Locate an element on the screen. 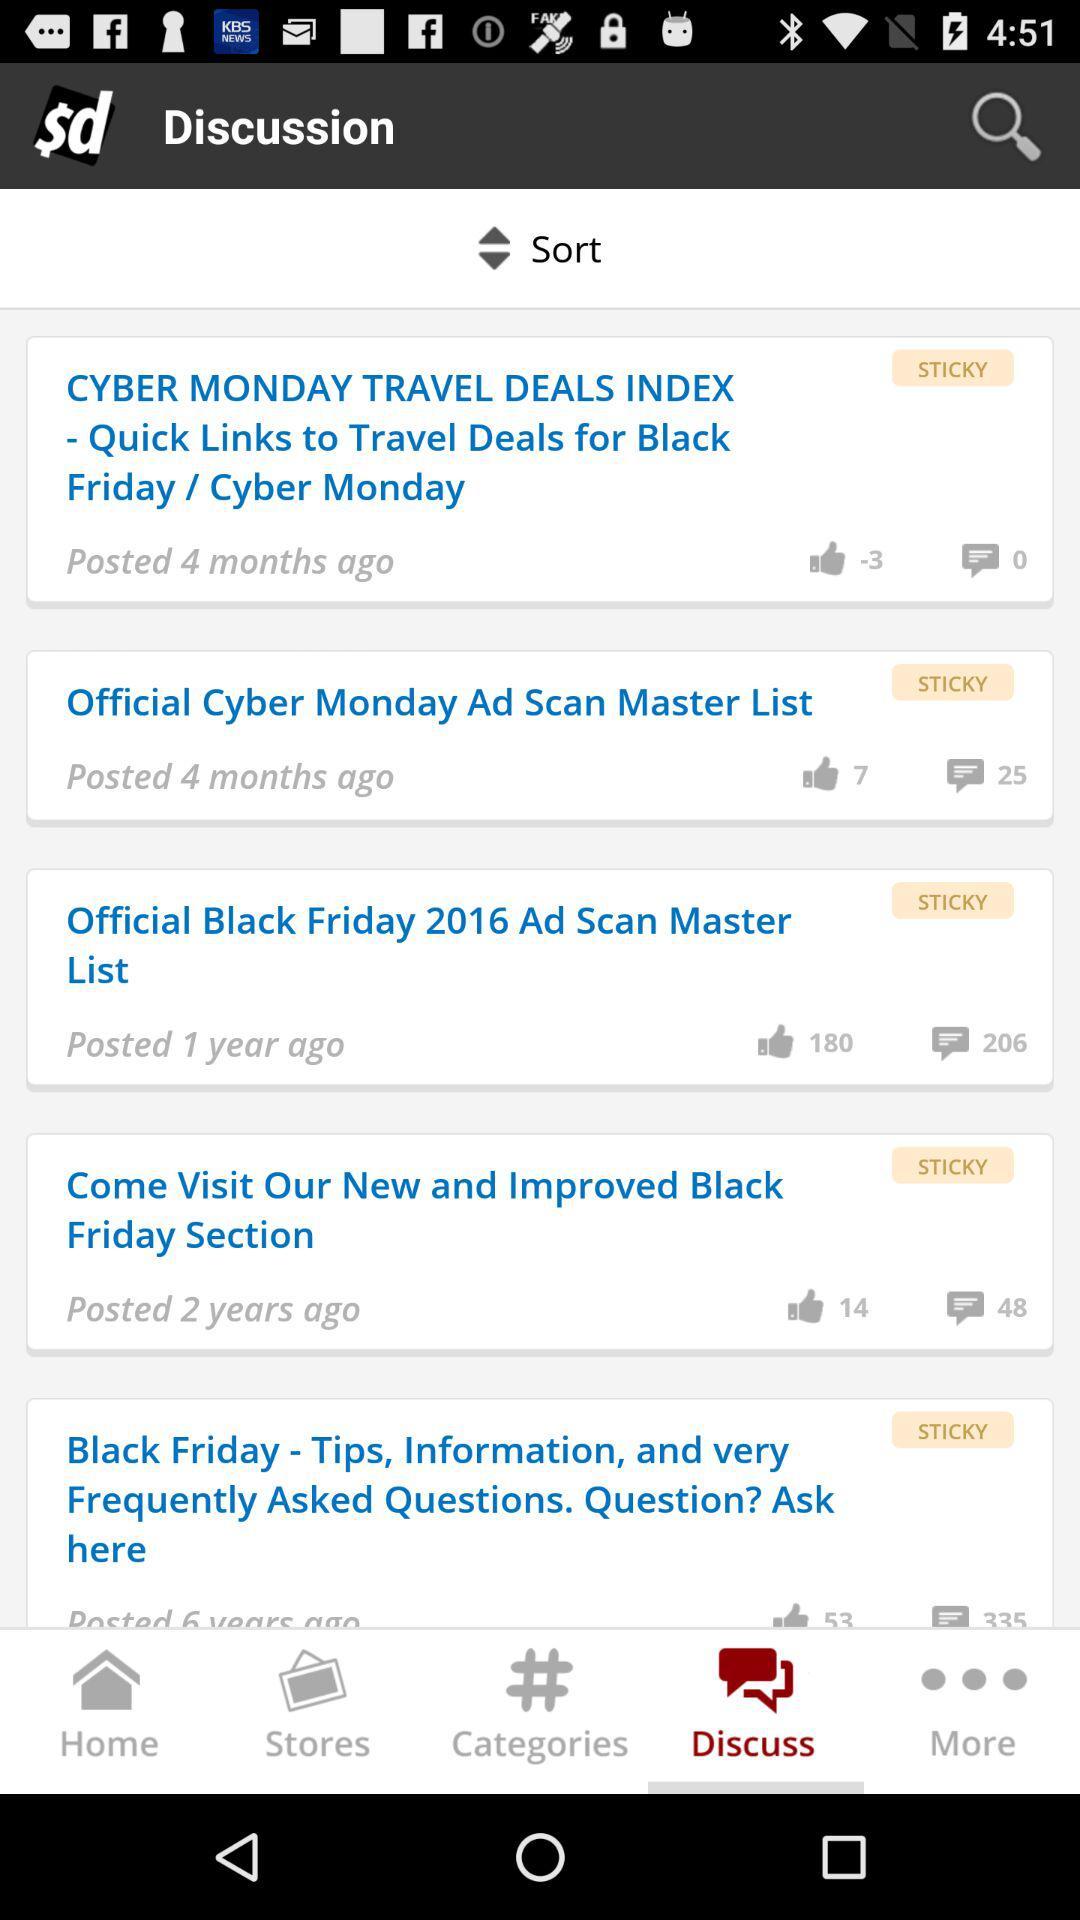  discuss is located at coordinates (756, 1715).